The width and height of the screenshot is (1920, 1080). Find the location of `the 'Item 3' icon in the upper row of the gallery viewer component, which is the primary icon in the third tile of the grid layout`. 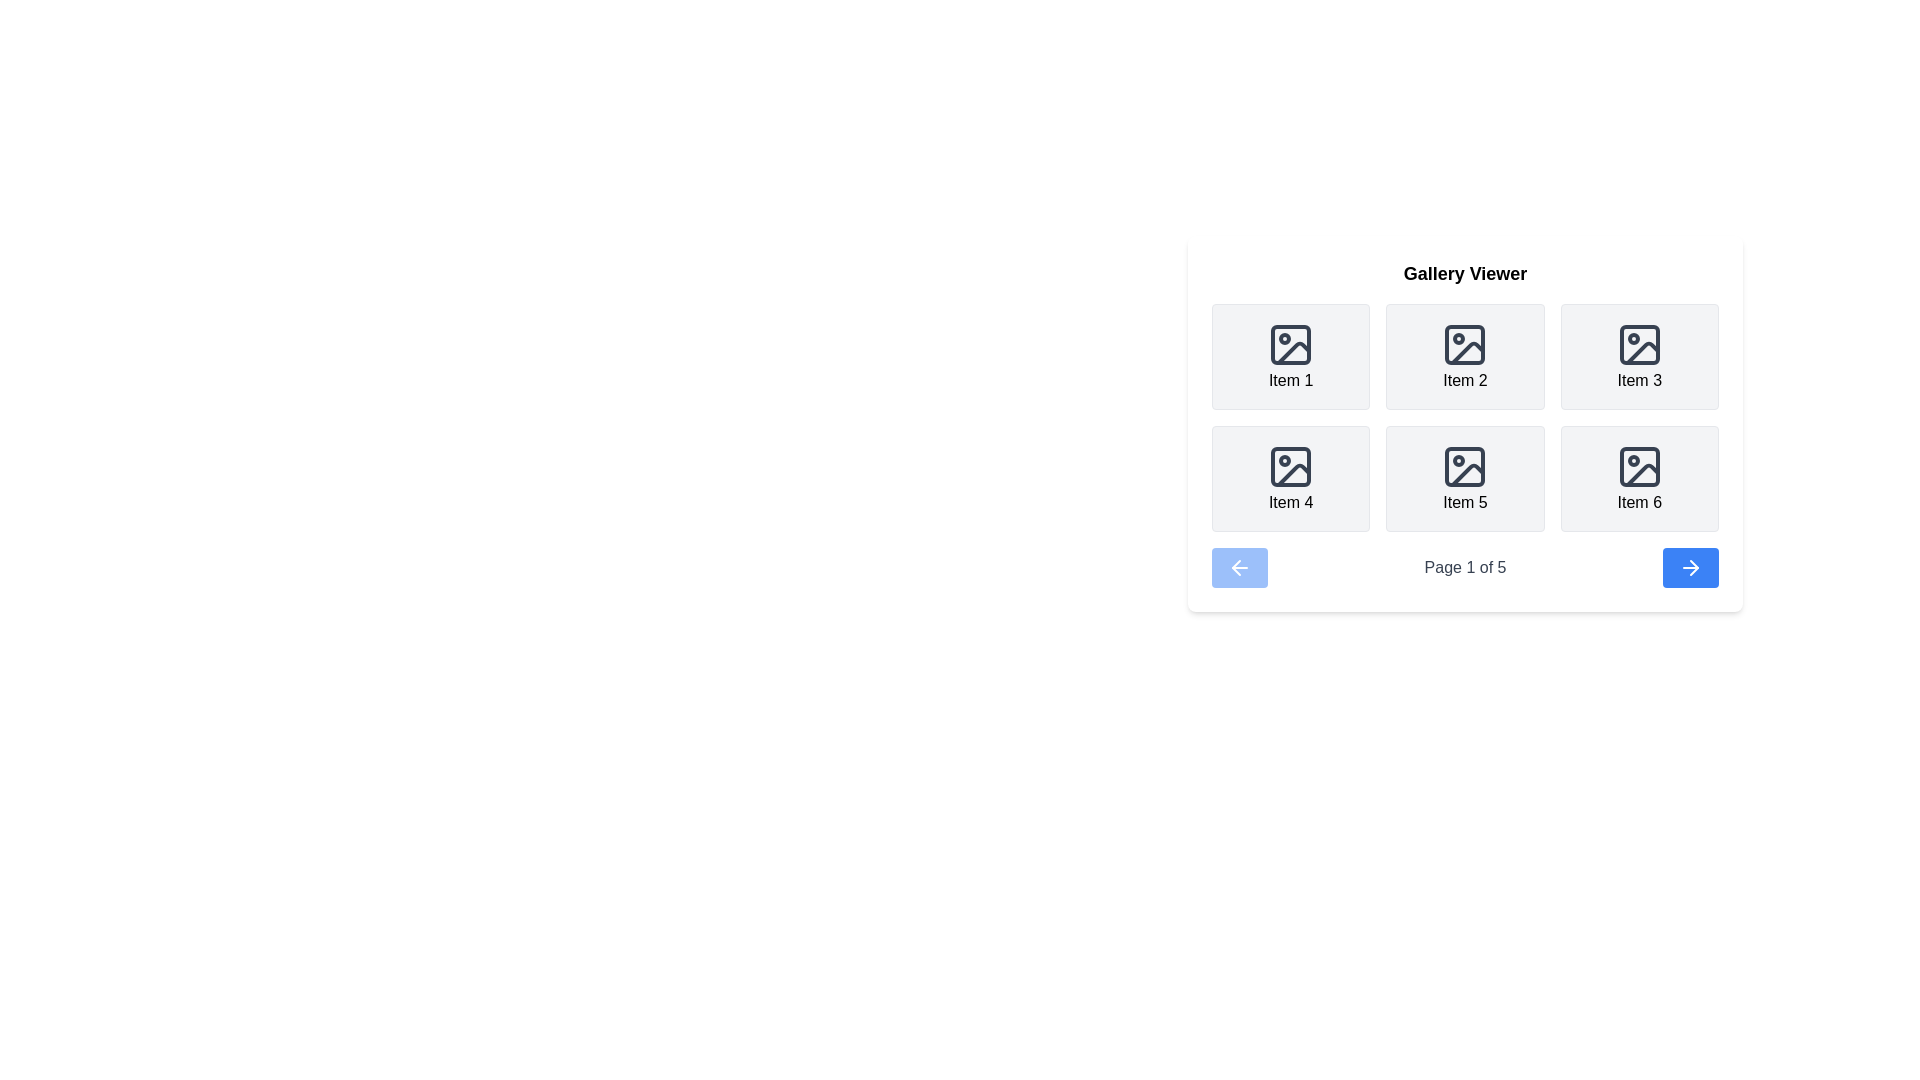

the 'Item 3' icon in the upper row of the gallery viewer component, which is the primary icon in the third tile of the grid layout is located at coordinates (1639, 343).